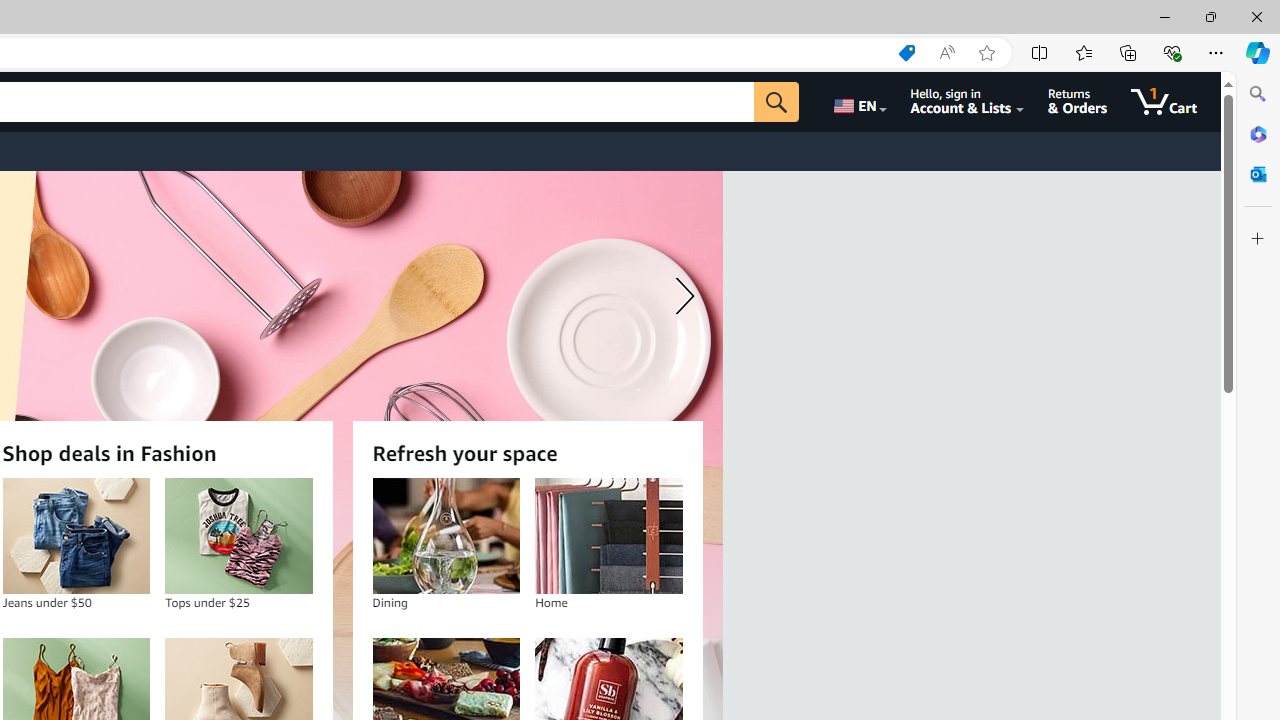 This screenshot has height=720, width=1280. I want to click on 'Returns & Orders', so click(1076, 101).